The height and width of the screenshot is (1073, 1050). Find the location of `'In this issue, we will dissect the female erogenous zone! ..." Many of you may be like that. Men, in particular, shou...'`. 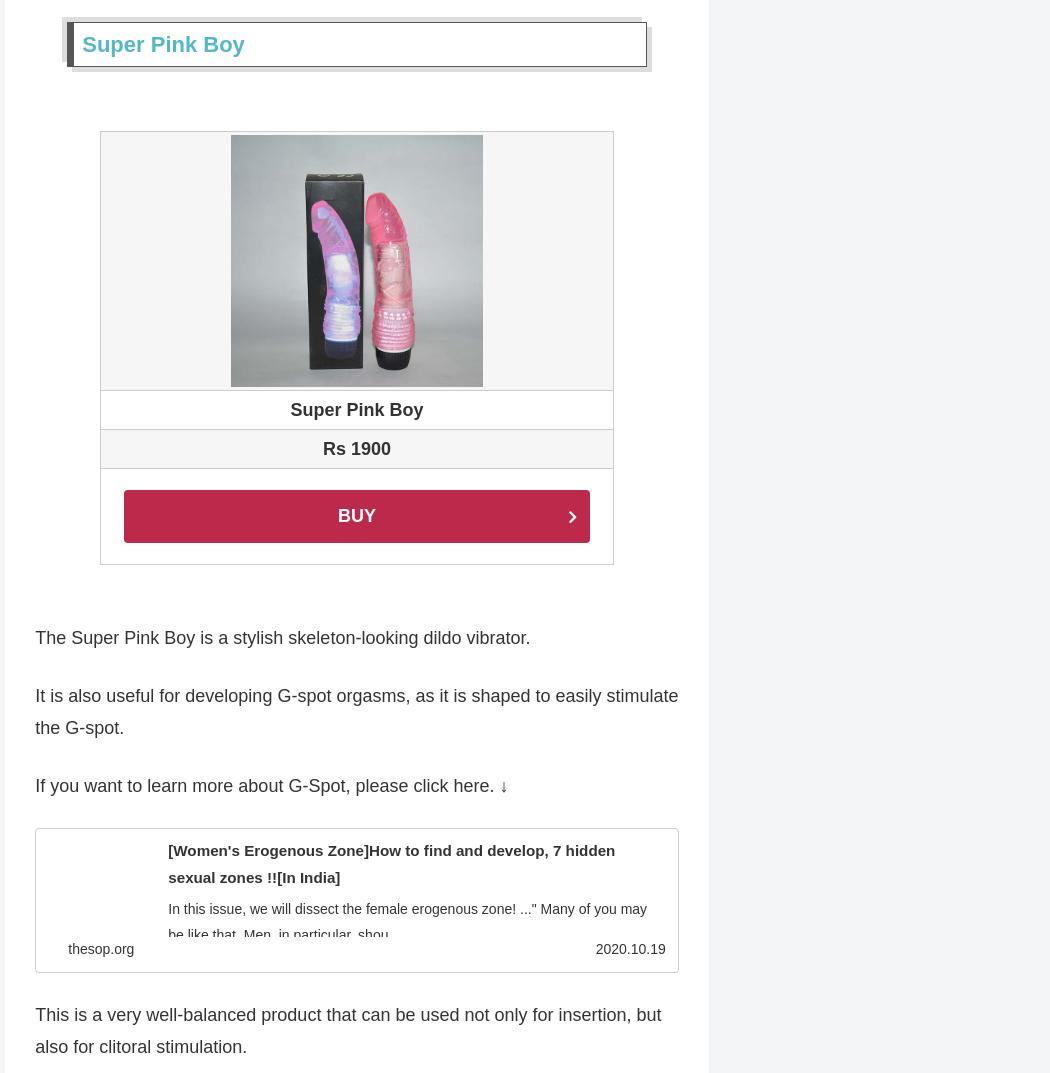

'In this issue, we will dissect the female erogenous zone! ..." Many of you may be like that. Men, in particular, shou...' is located at coordinates (413, 923).